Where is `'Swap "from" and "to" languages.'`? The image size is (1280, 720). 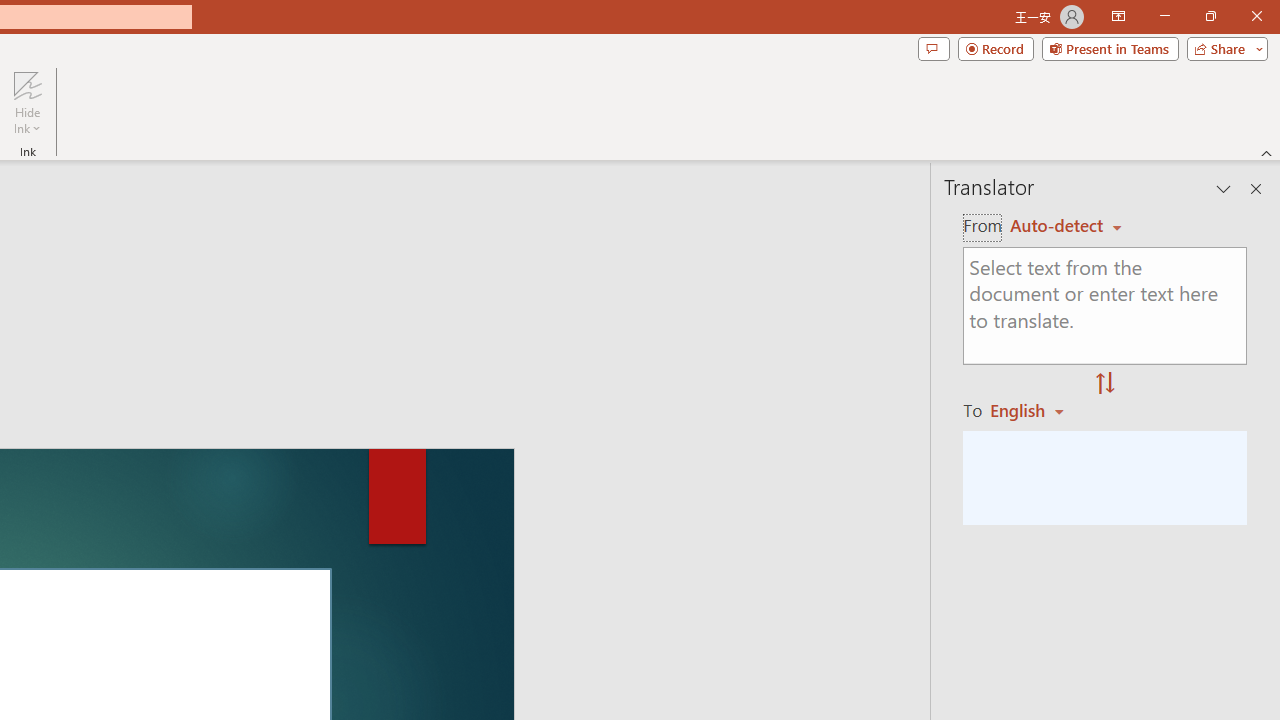 'Swap "from" and "to" languages.' is located at coordinates (1104, 384).